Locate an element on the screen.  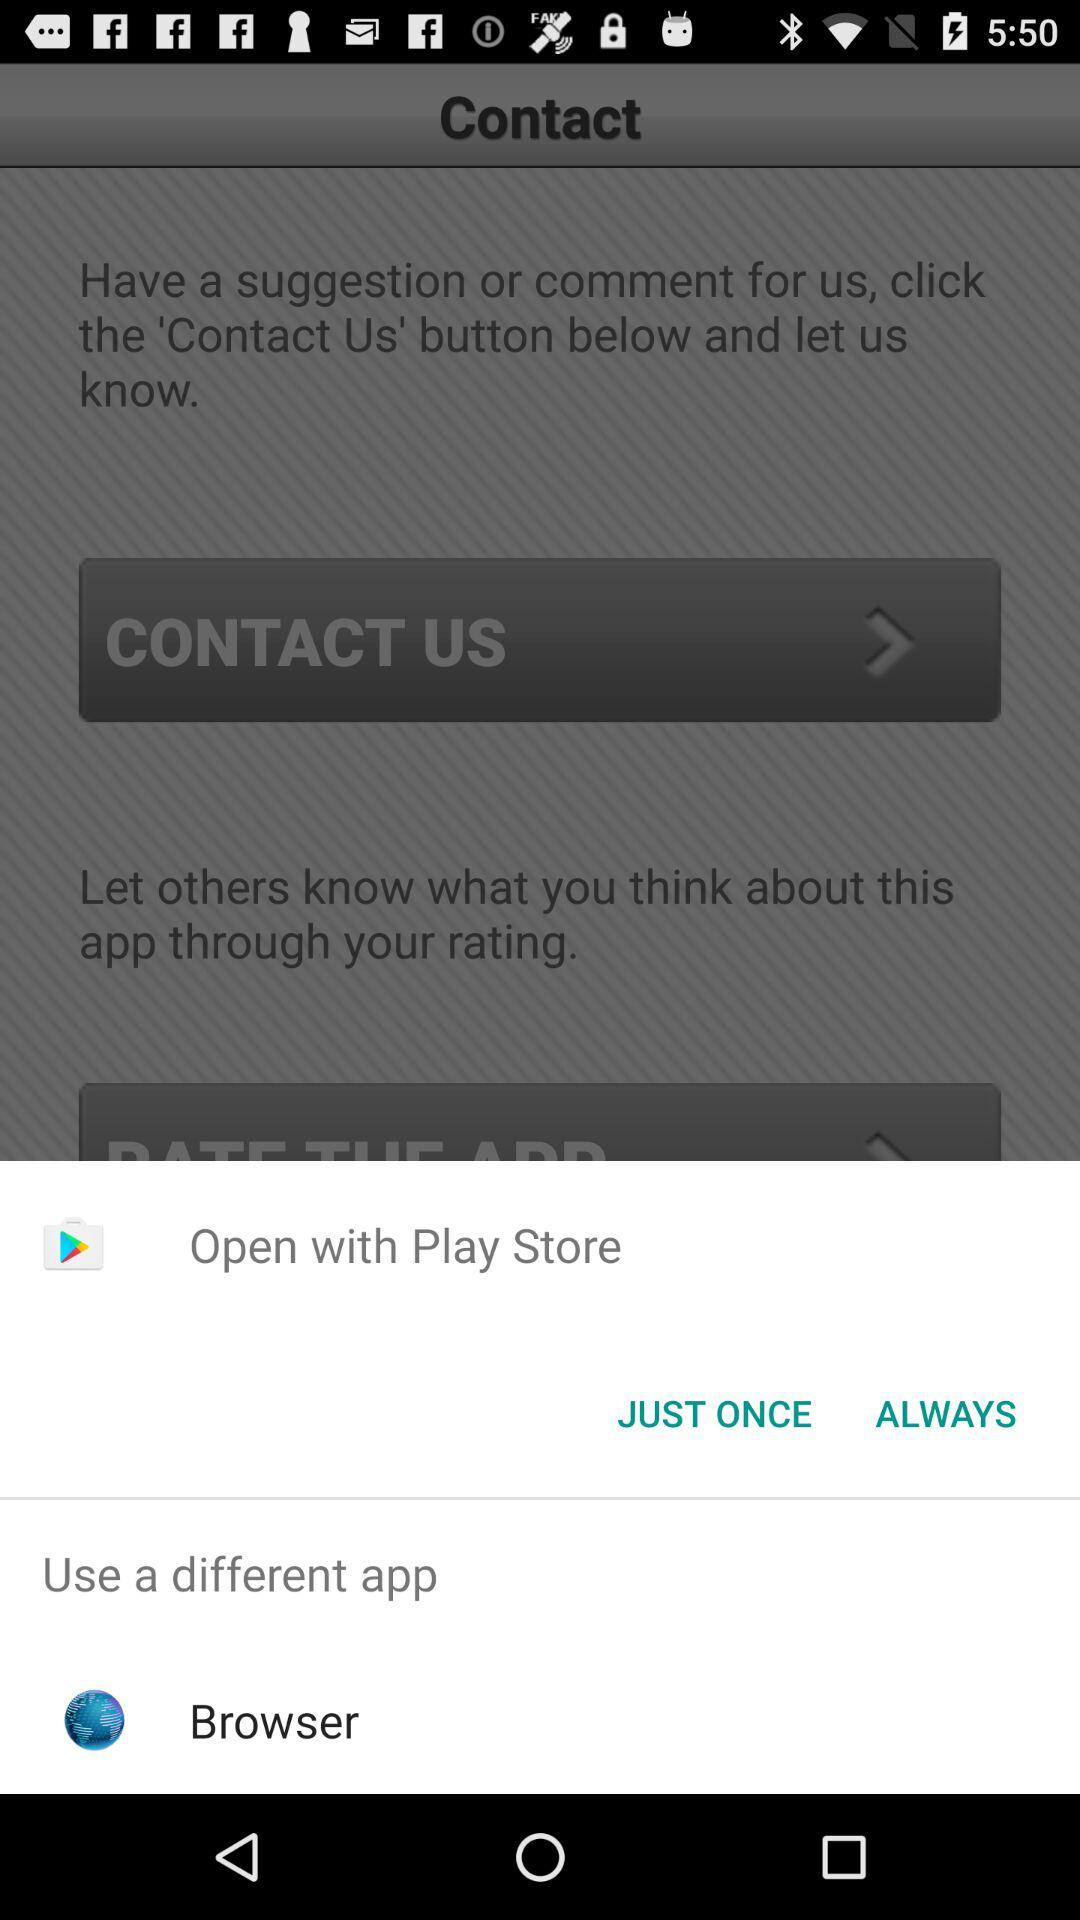
the item to the left of the always is located at coordinates (713, 1411).